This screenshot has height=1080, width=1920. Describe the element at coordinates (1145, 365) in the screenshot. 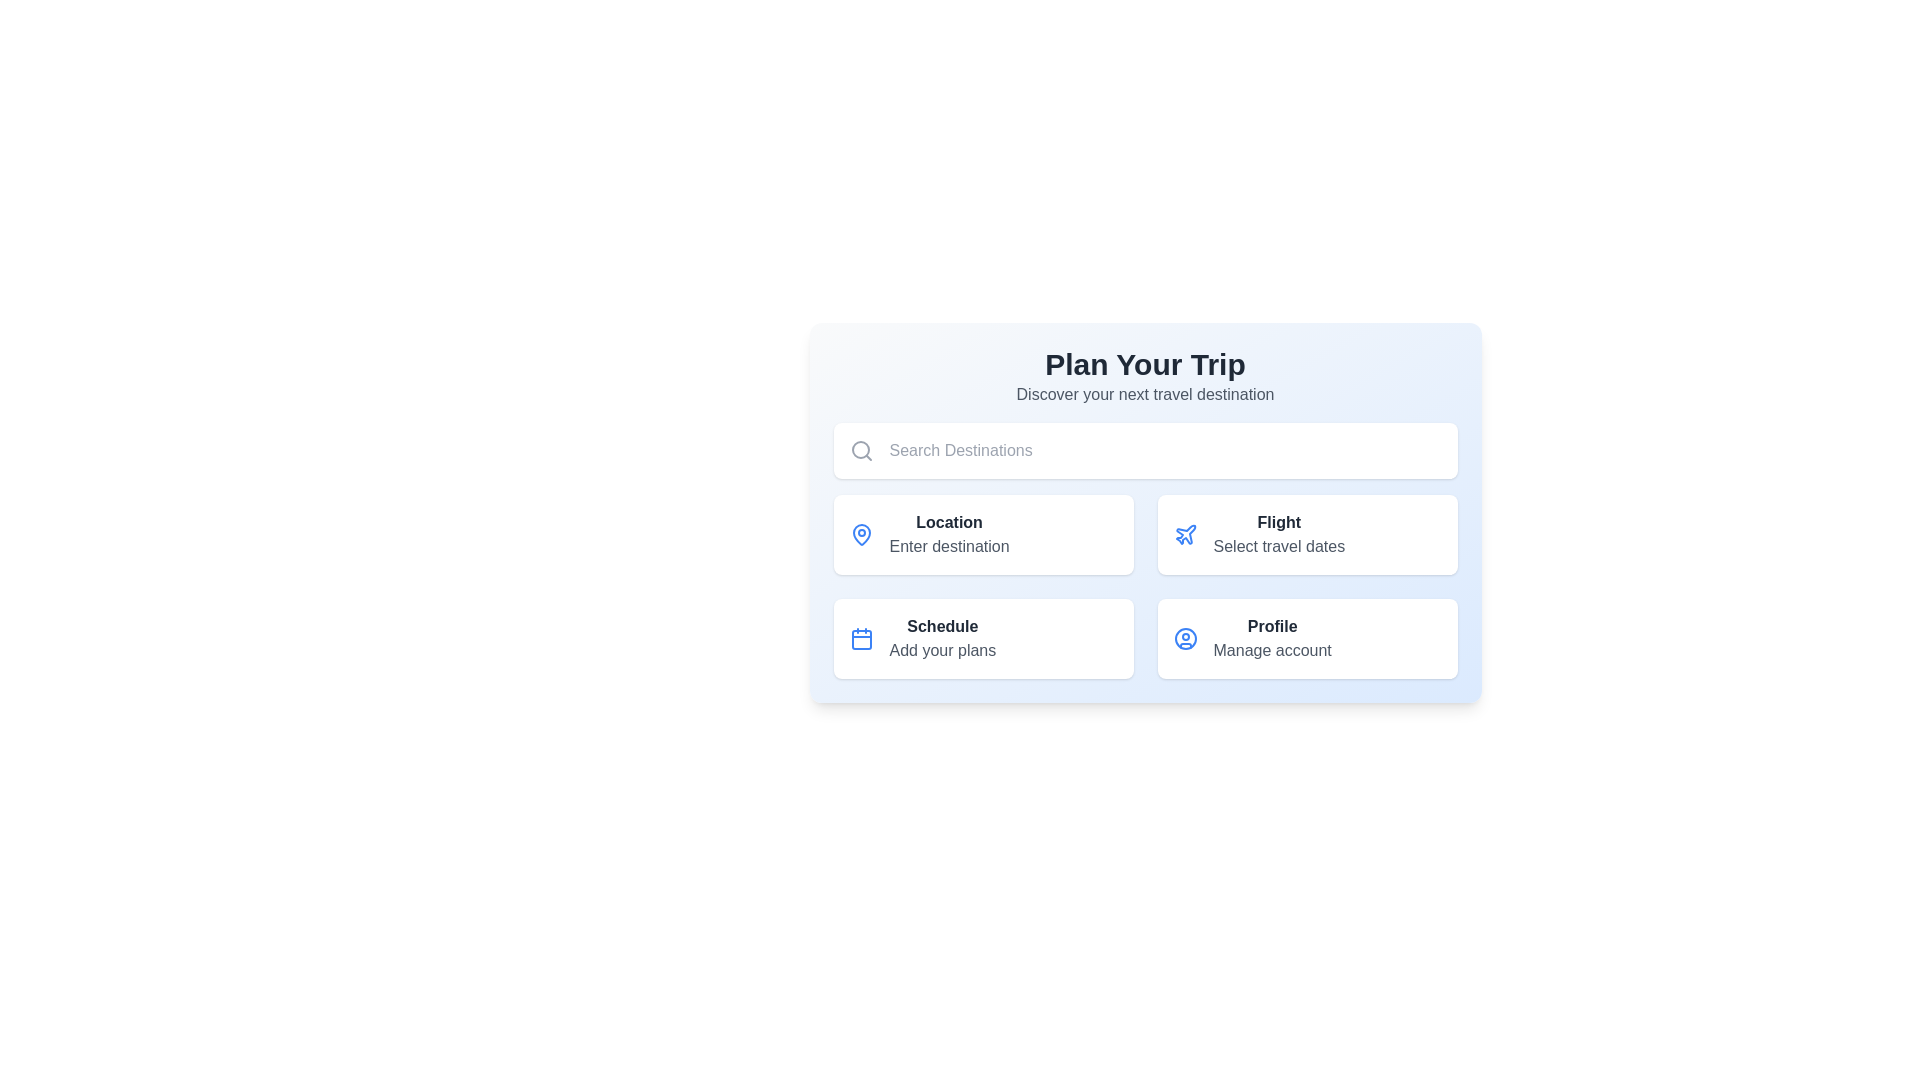

I see `the 'Plan Your Trip' text label, which is prominently displayed at the top of the user interface in a large, bold font` at that location.